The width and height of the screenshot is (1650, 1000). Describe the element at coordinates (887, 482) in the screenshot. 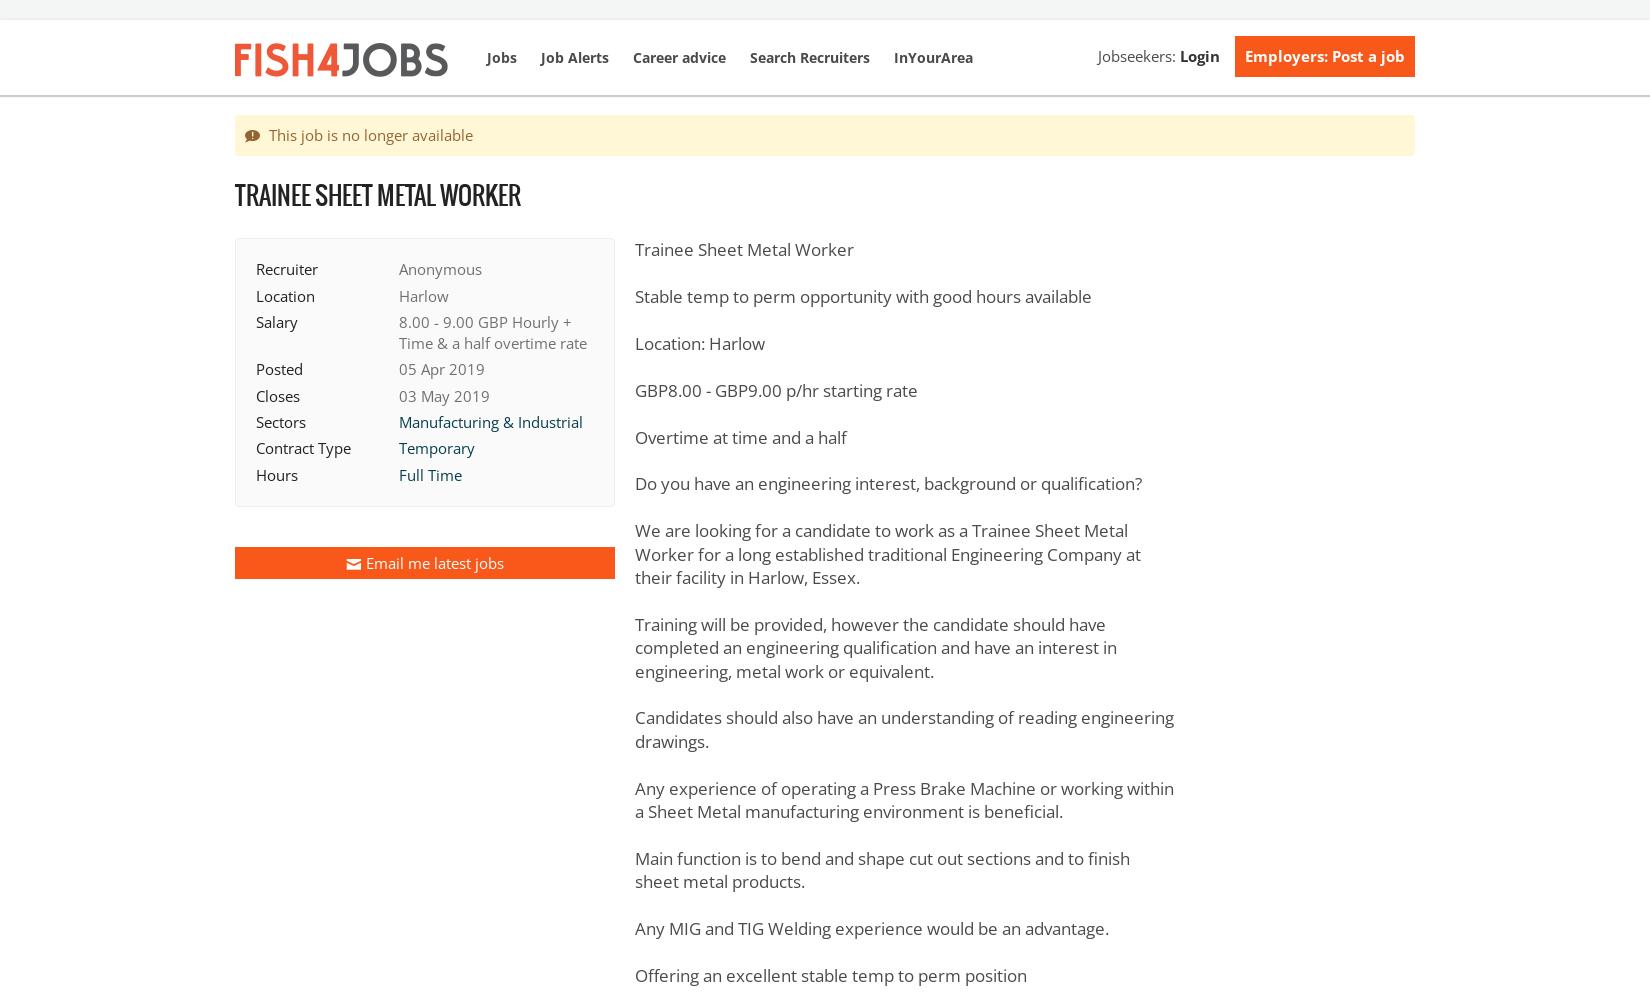

I see `'Do you have an engineering interest, background or qualification?'` at that location.